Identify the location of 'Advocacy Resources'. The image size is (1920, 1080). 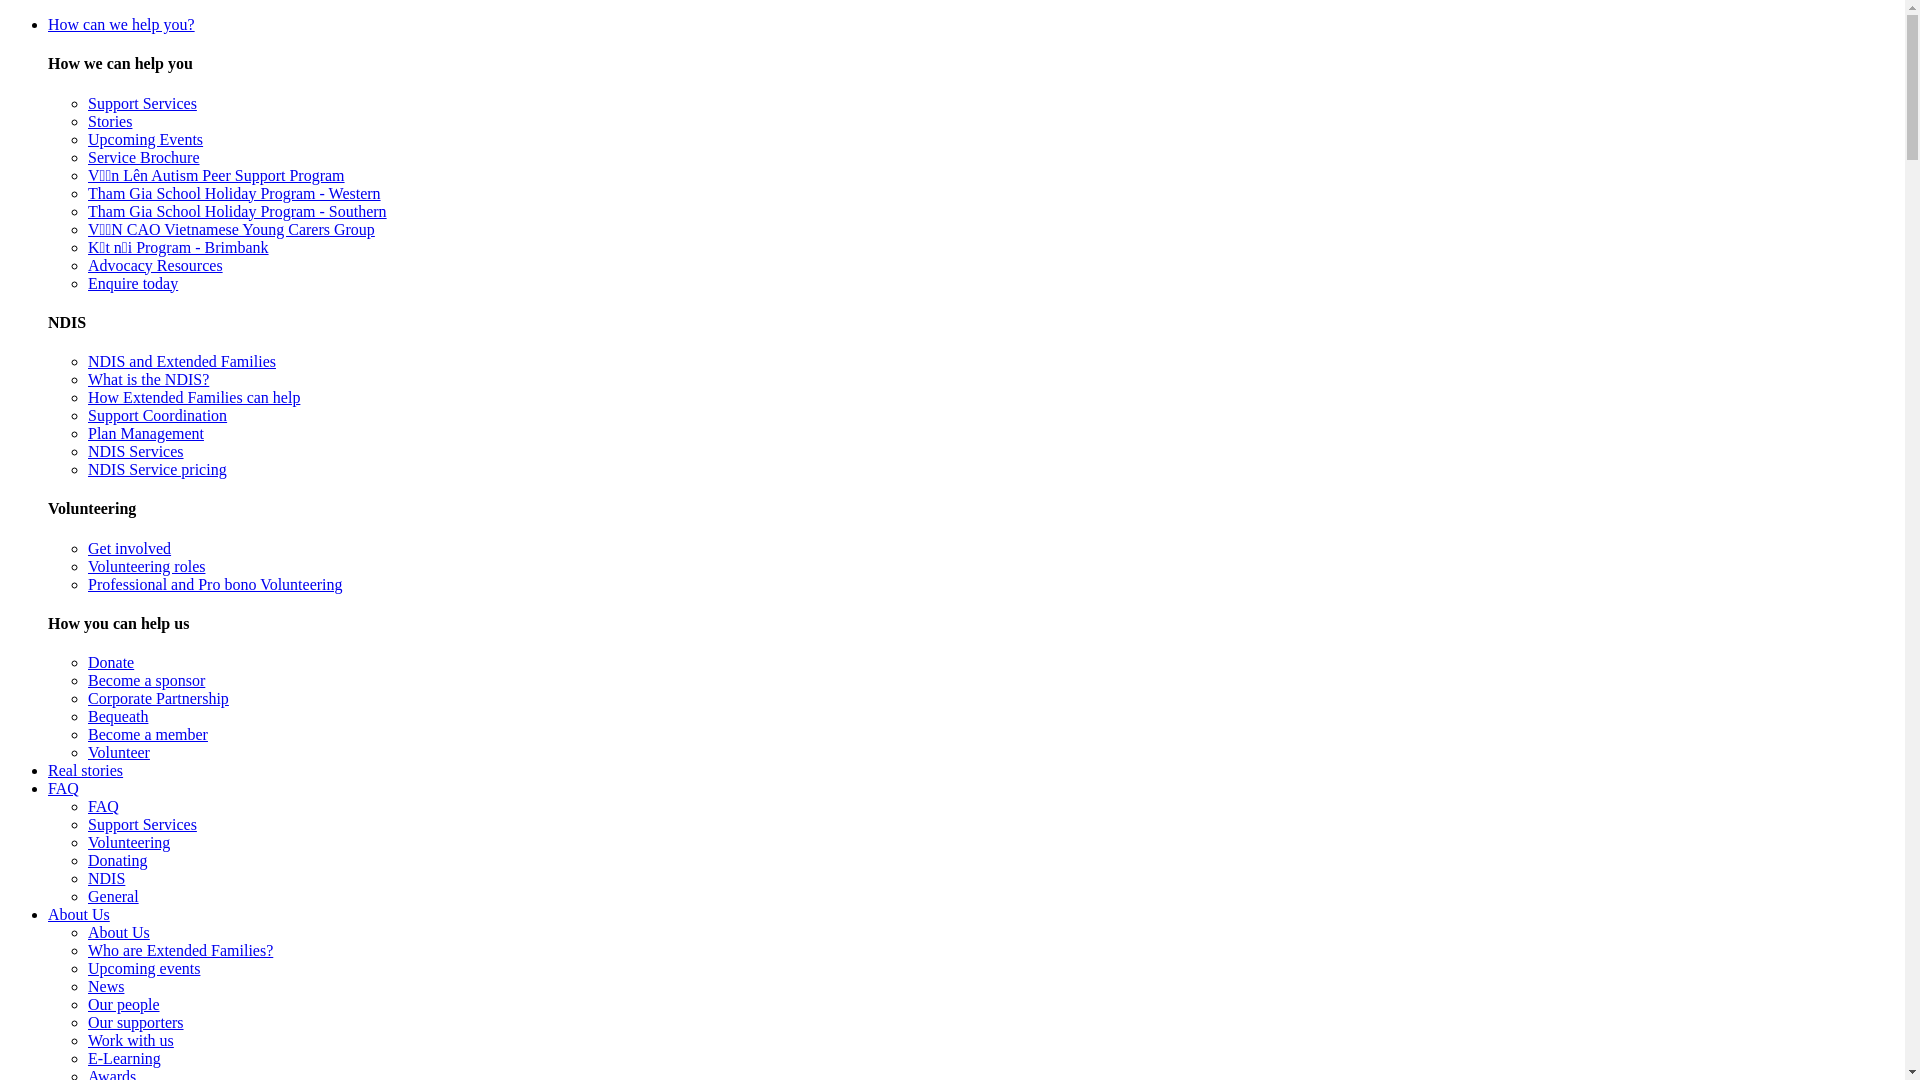
(86, 264).